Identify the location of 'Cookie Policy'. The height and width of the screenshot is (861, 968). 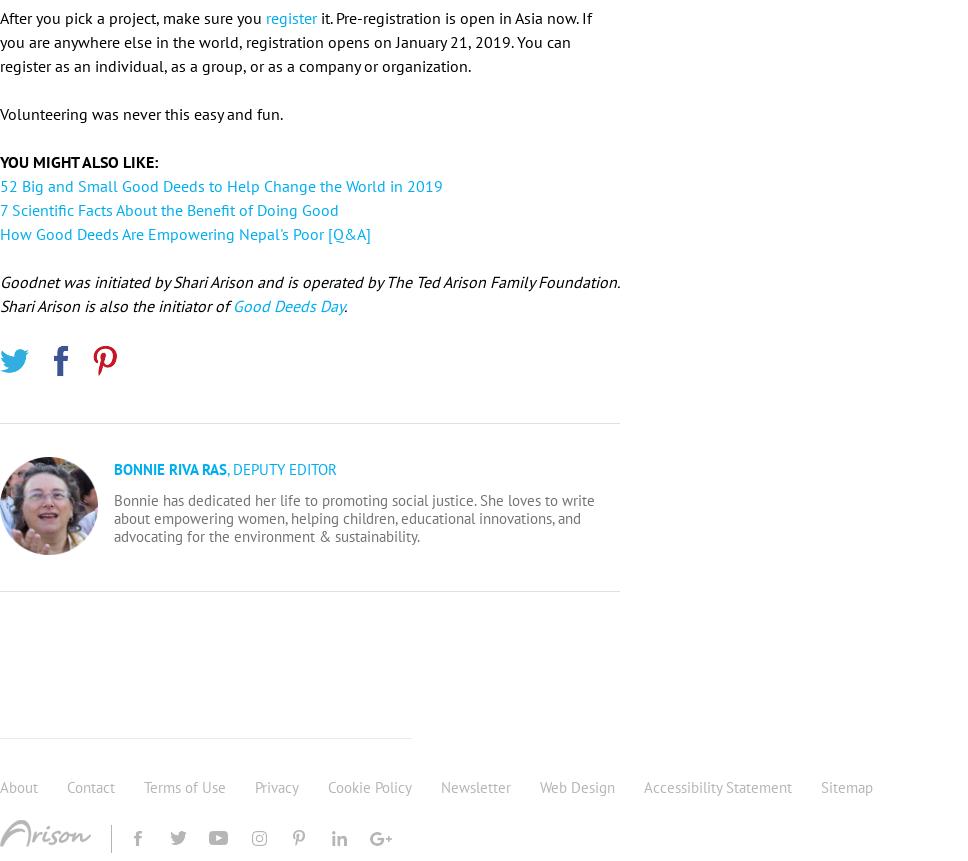
(368, 786).